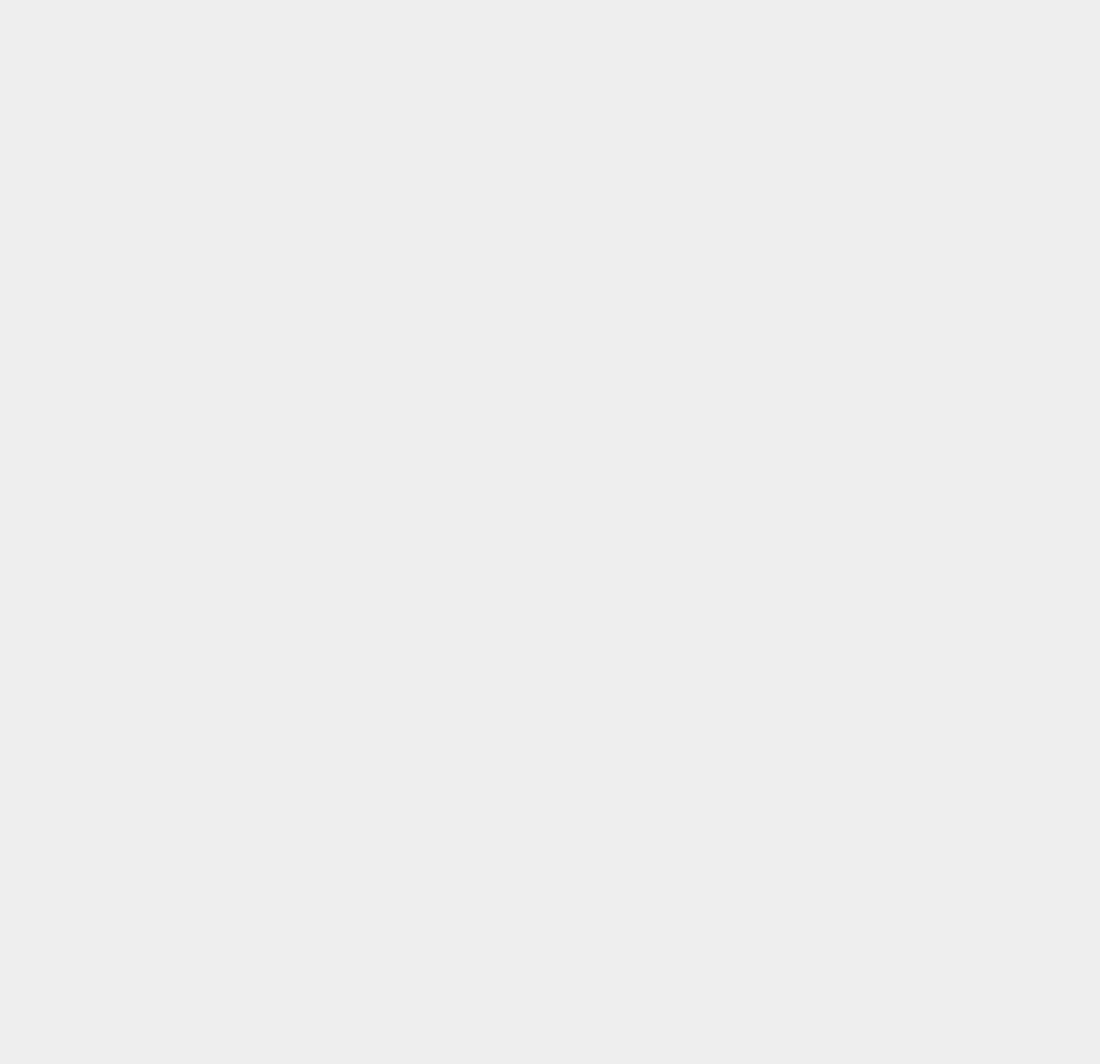 The image size is (1100, 1064). I want to click on 'DOS', so click(791, 121).